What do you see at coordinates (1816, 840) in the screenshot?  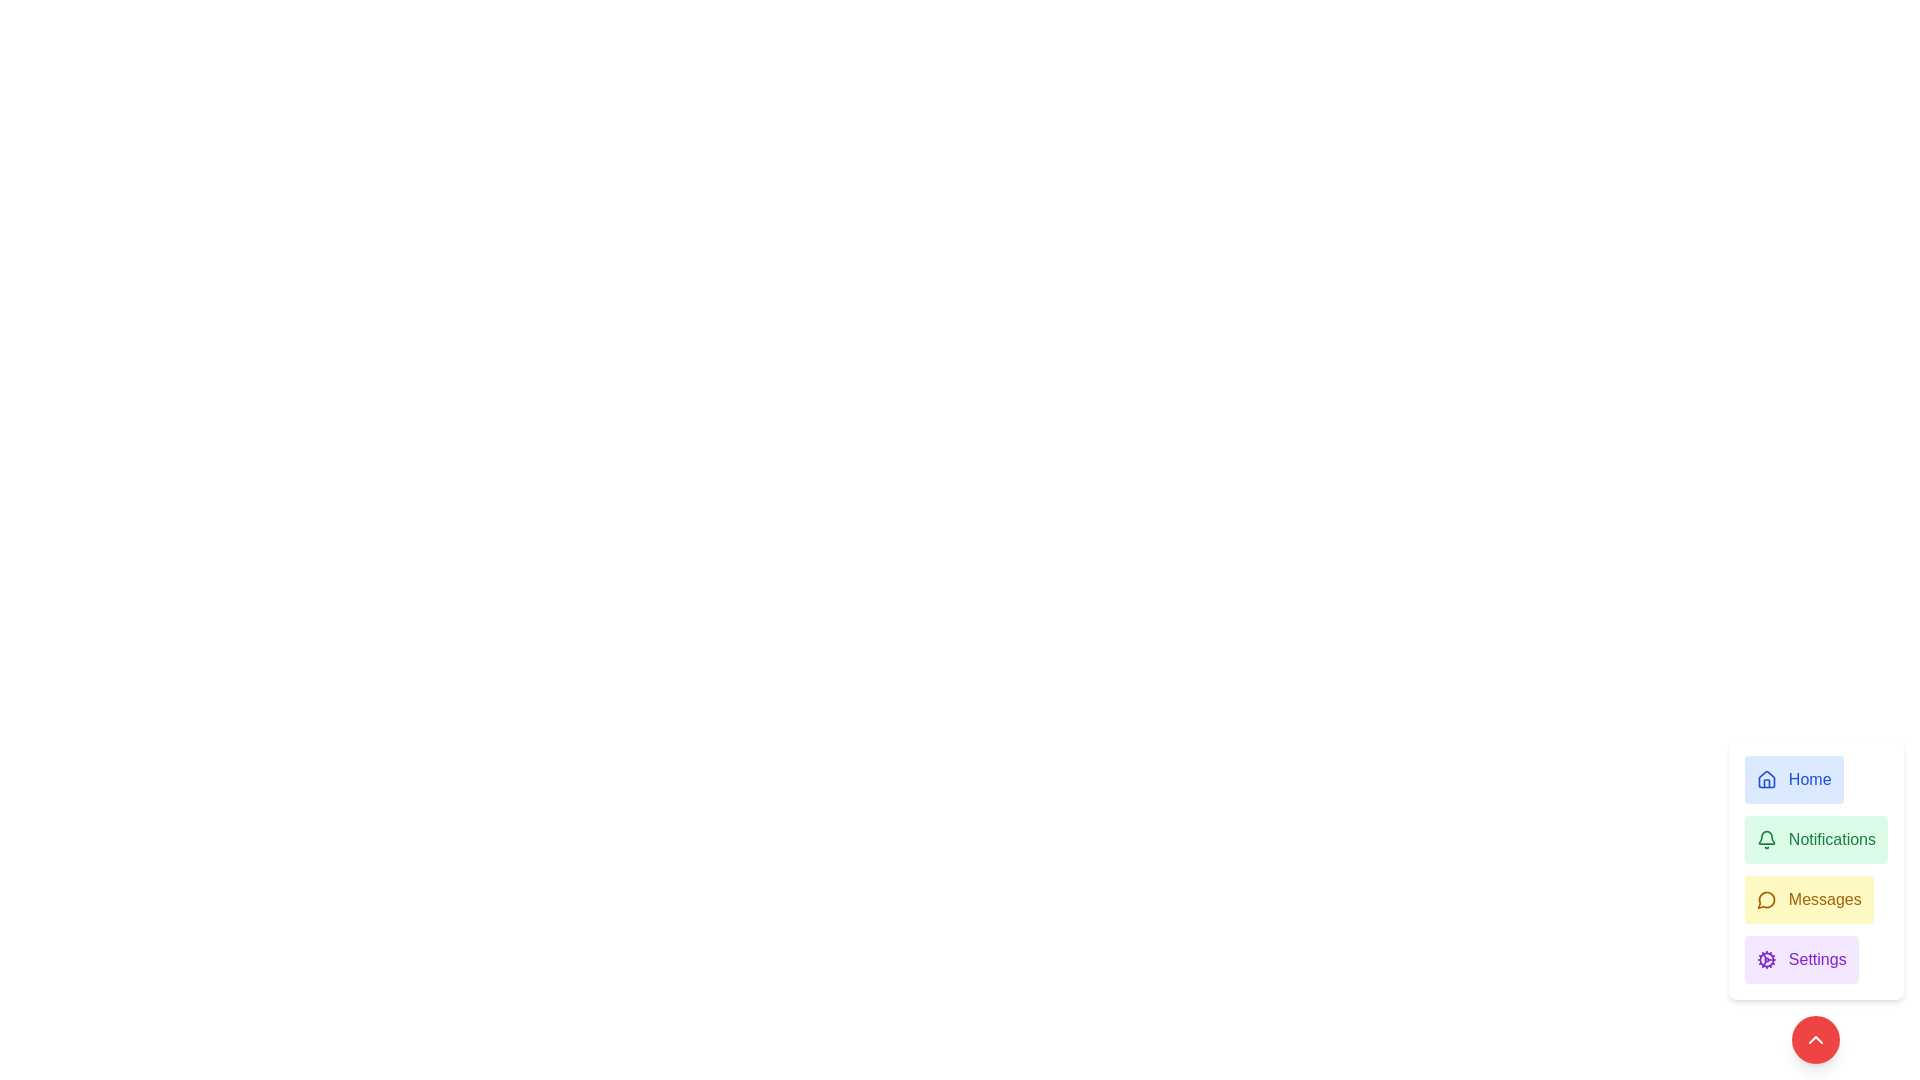 I see `the second button from the top in the vertical menu, which serves as a navigation button` at bounding box center [1816, 840].